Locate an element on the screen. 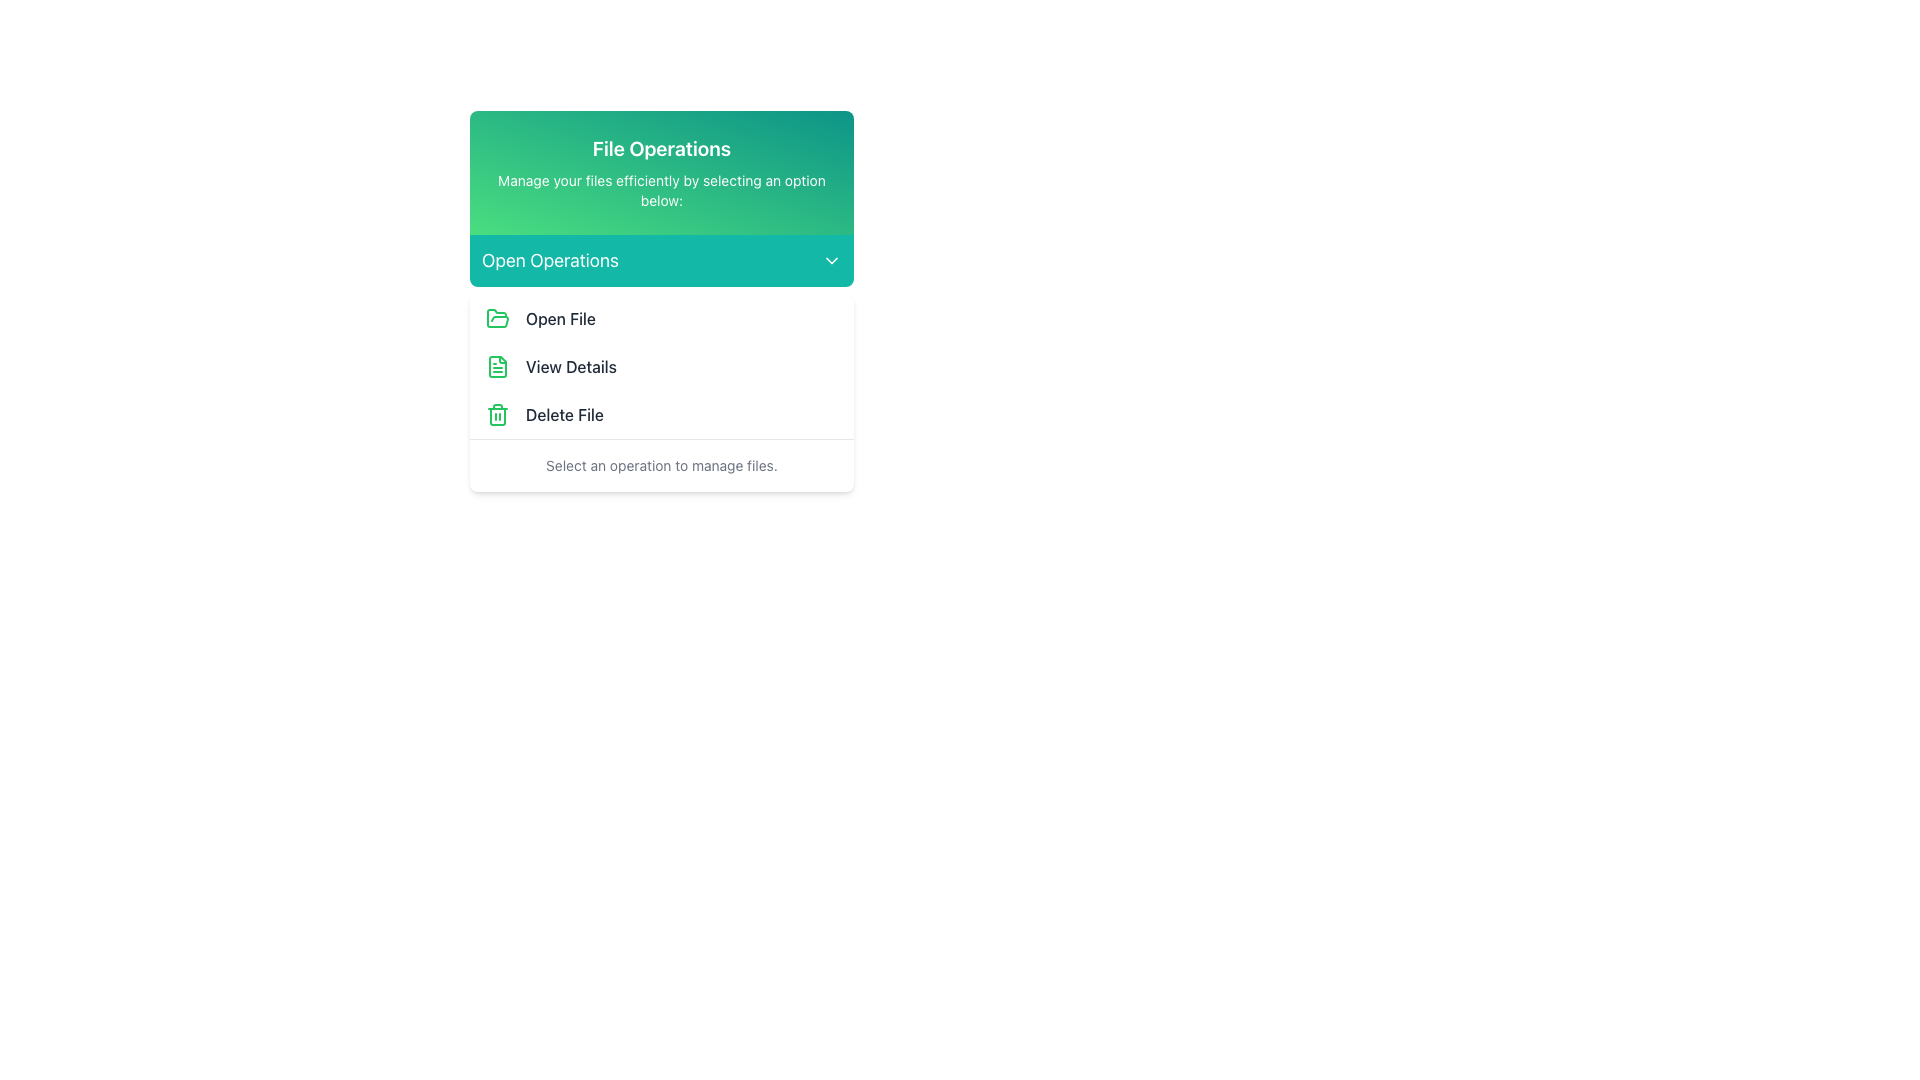 This screenshot has height=1080, width=1920. the teal-colored 'Open Operations' Dropdown Toggle Button for keyboard interaction is located at coordinates (662, 260).